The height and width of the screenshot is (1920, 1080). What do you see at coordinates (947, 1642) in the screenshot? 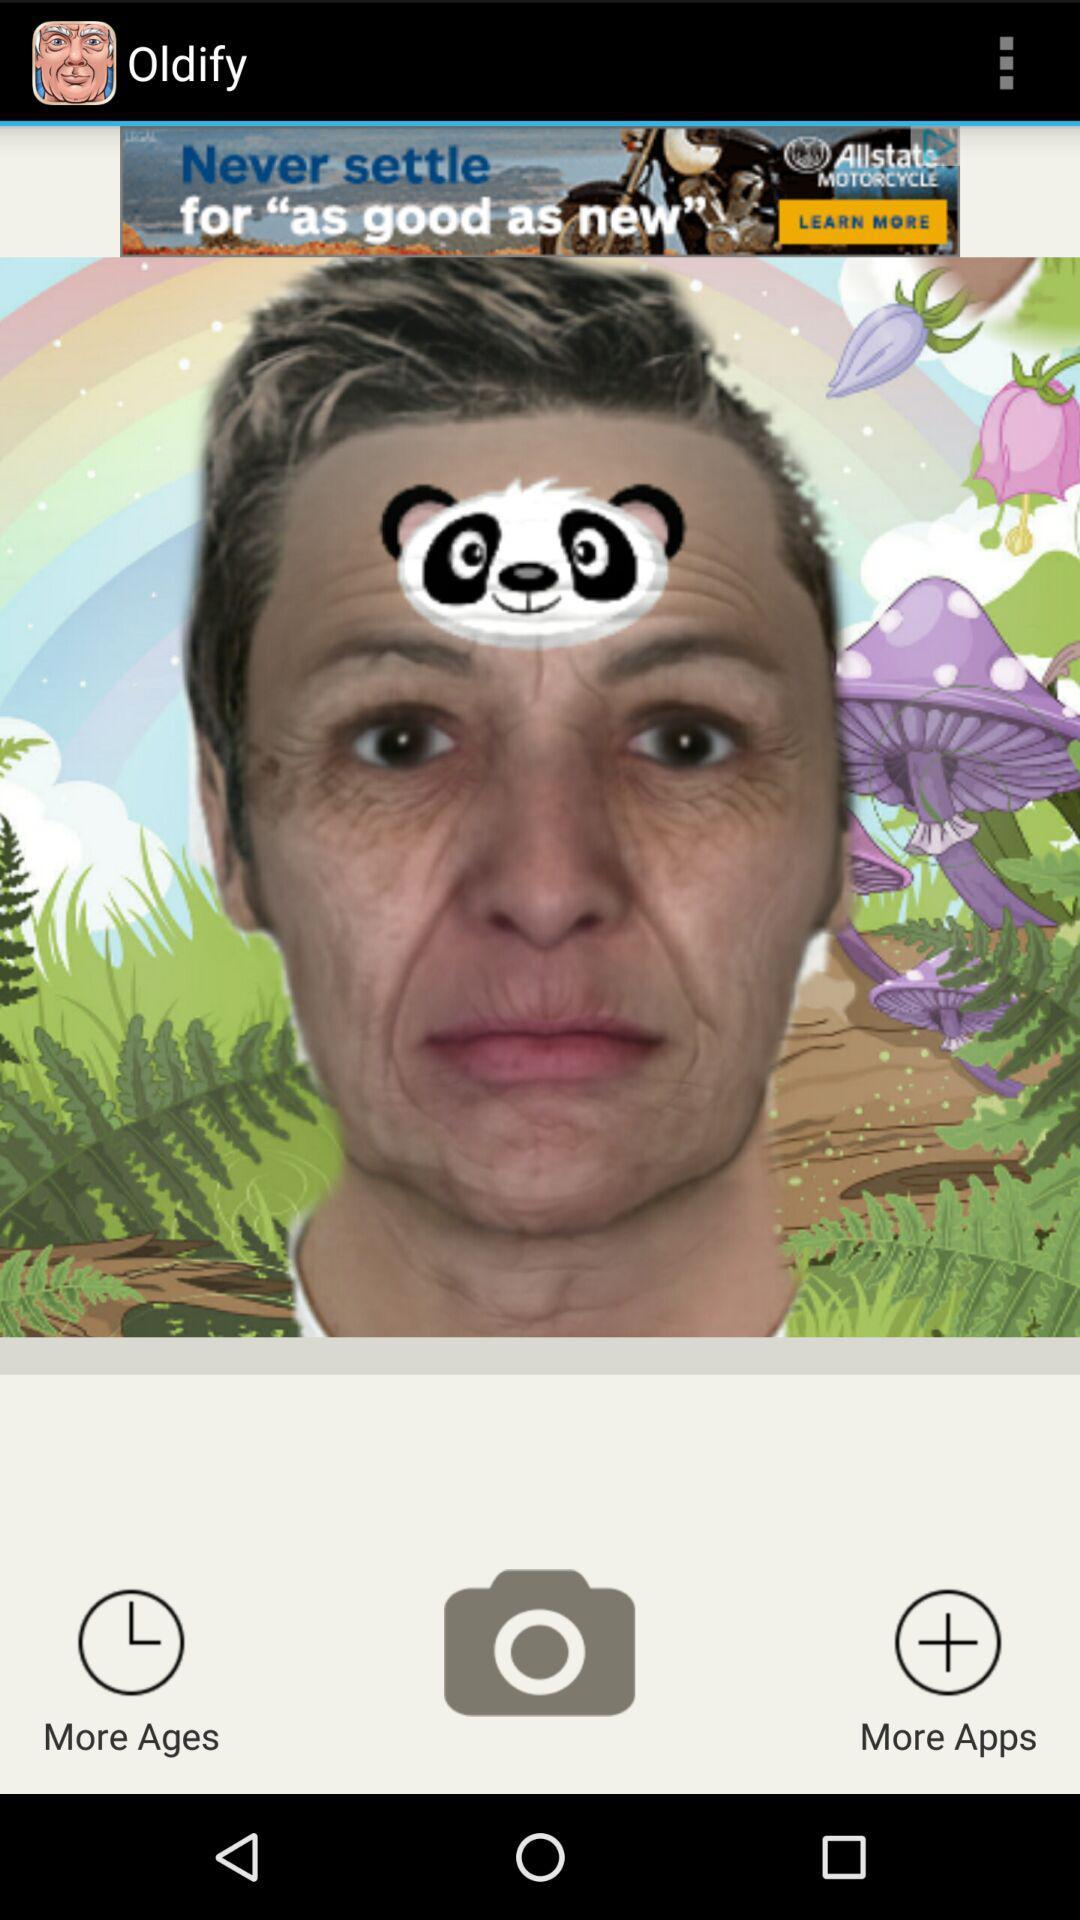
I see `more apps` at bounding box center [947, 1642].